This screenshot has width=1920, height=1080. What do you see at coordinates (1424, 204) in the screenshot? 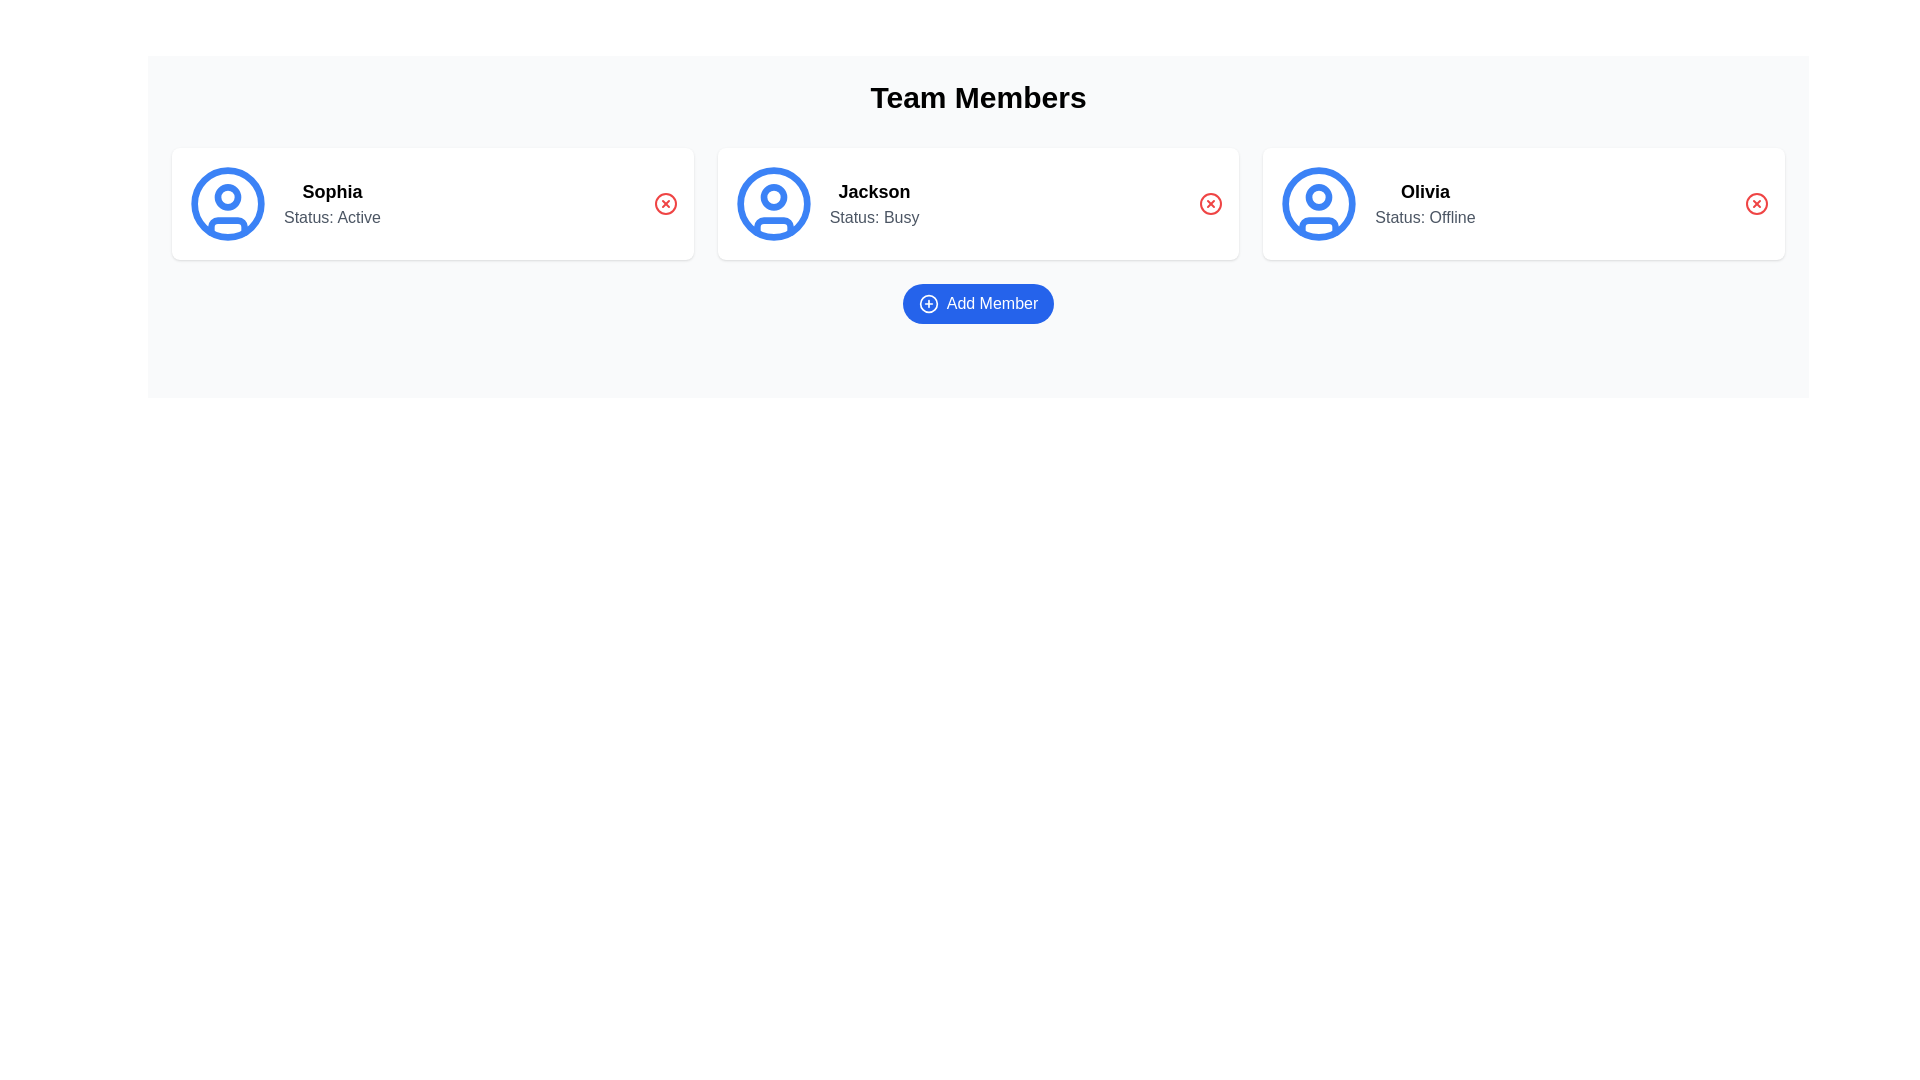
I see `the Text element displaying the name 'Olivia' and status 'Status: Offline', located in the rightmost user card` at bounding box center [1424, 204].